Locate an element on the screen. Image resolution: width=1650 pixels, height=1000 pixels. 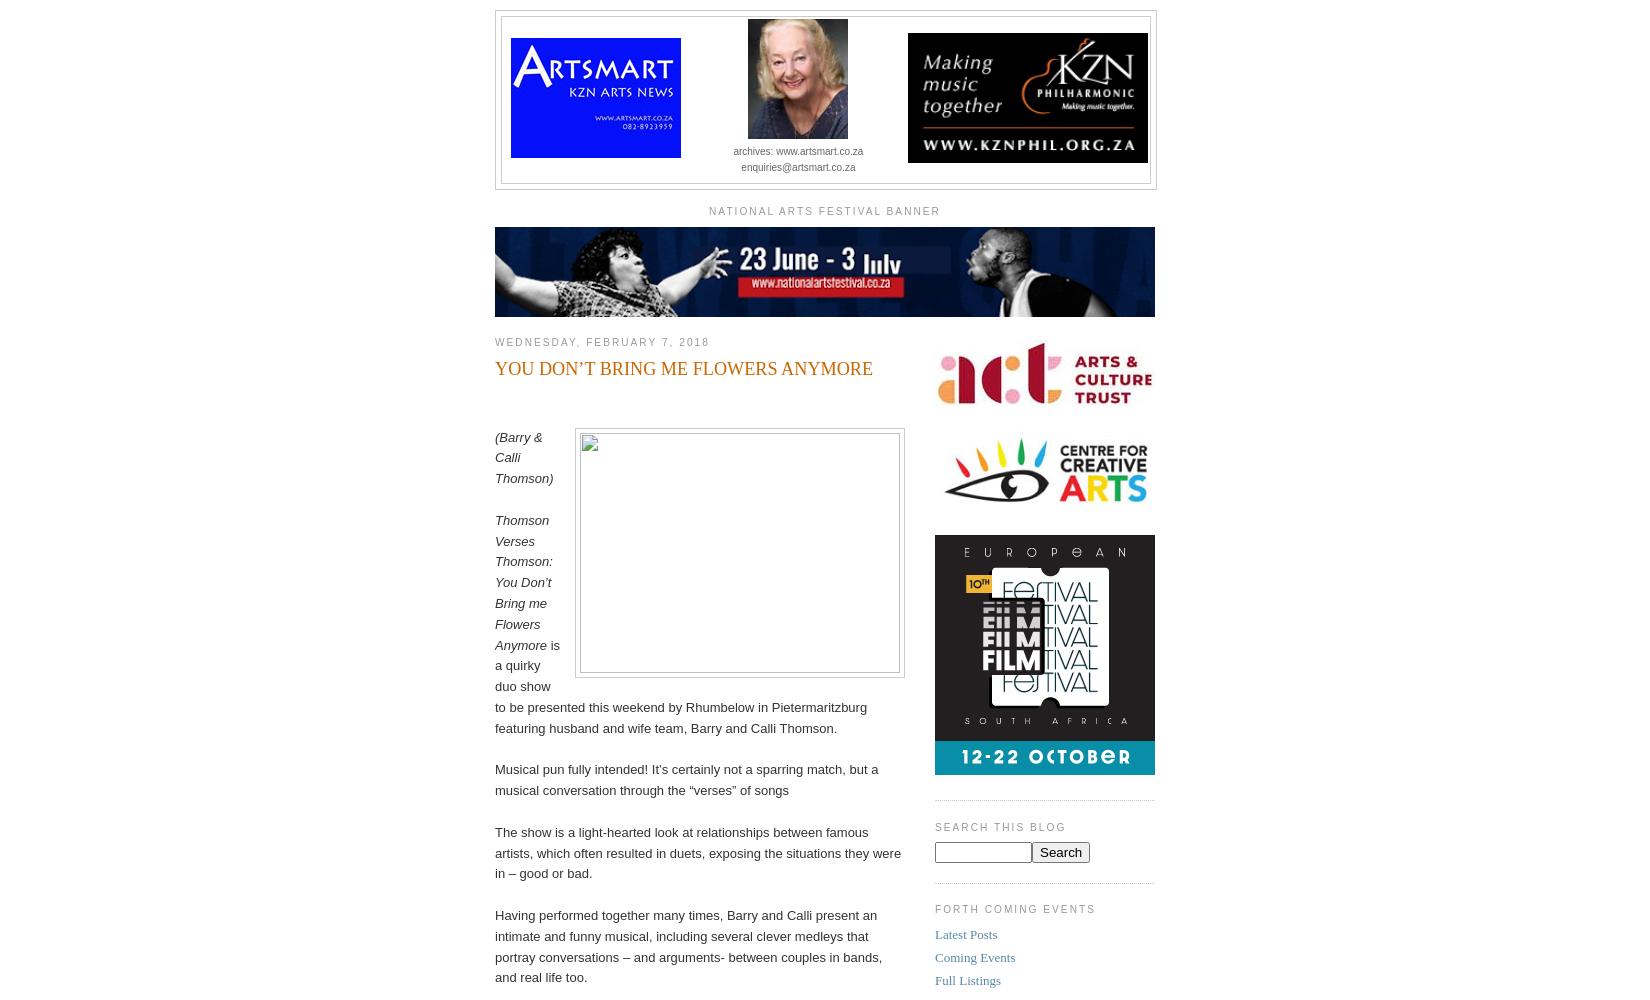
'Search This Blog' is located at coordinates (1000, 825).